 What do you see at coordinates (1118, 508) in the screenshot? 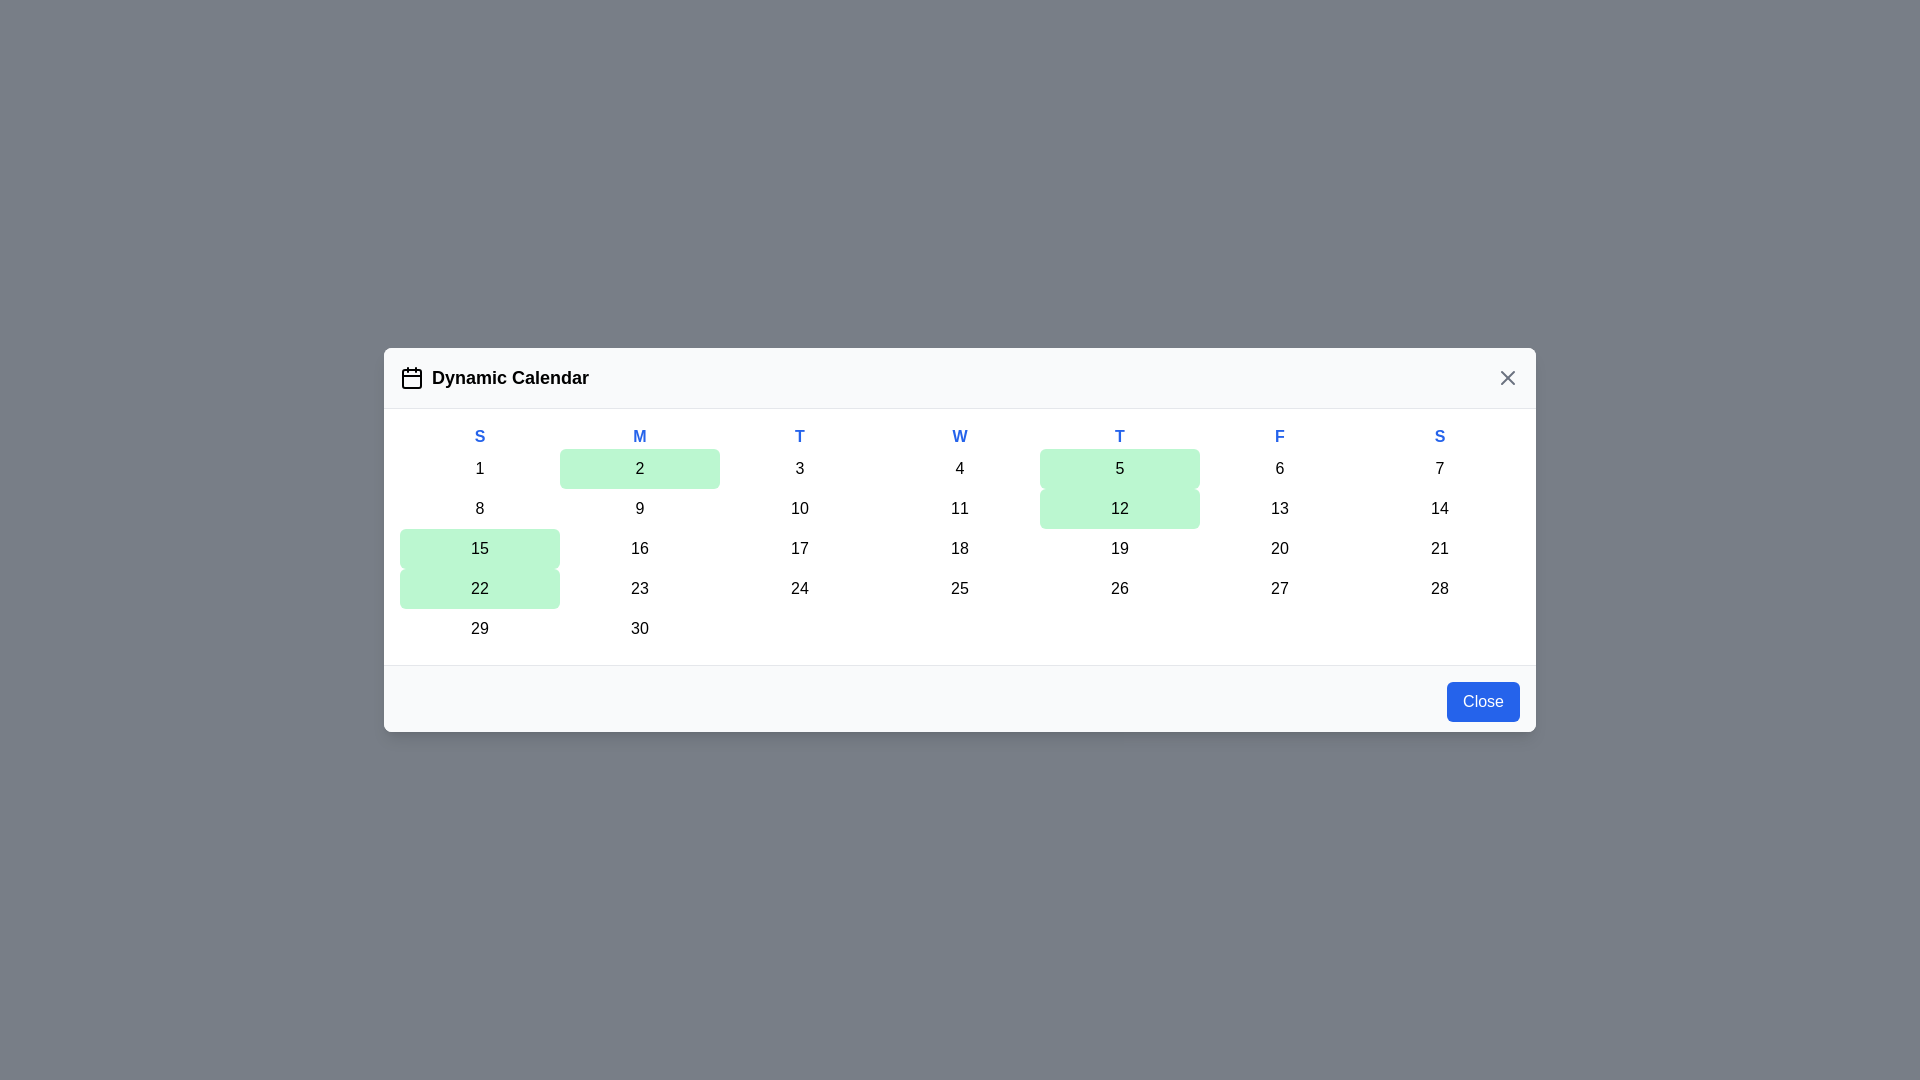
I see `the day cell corresponding to 12` at bounding box center [1118, 508].